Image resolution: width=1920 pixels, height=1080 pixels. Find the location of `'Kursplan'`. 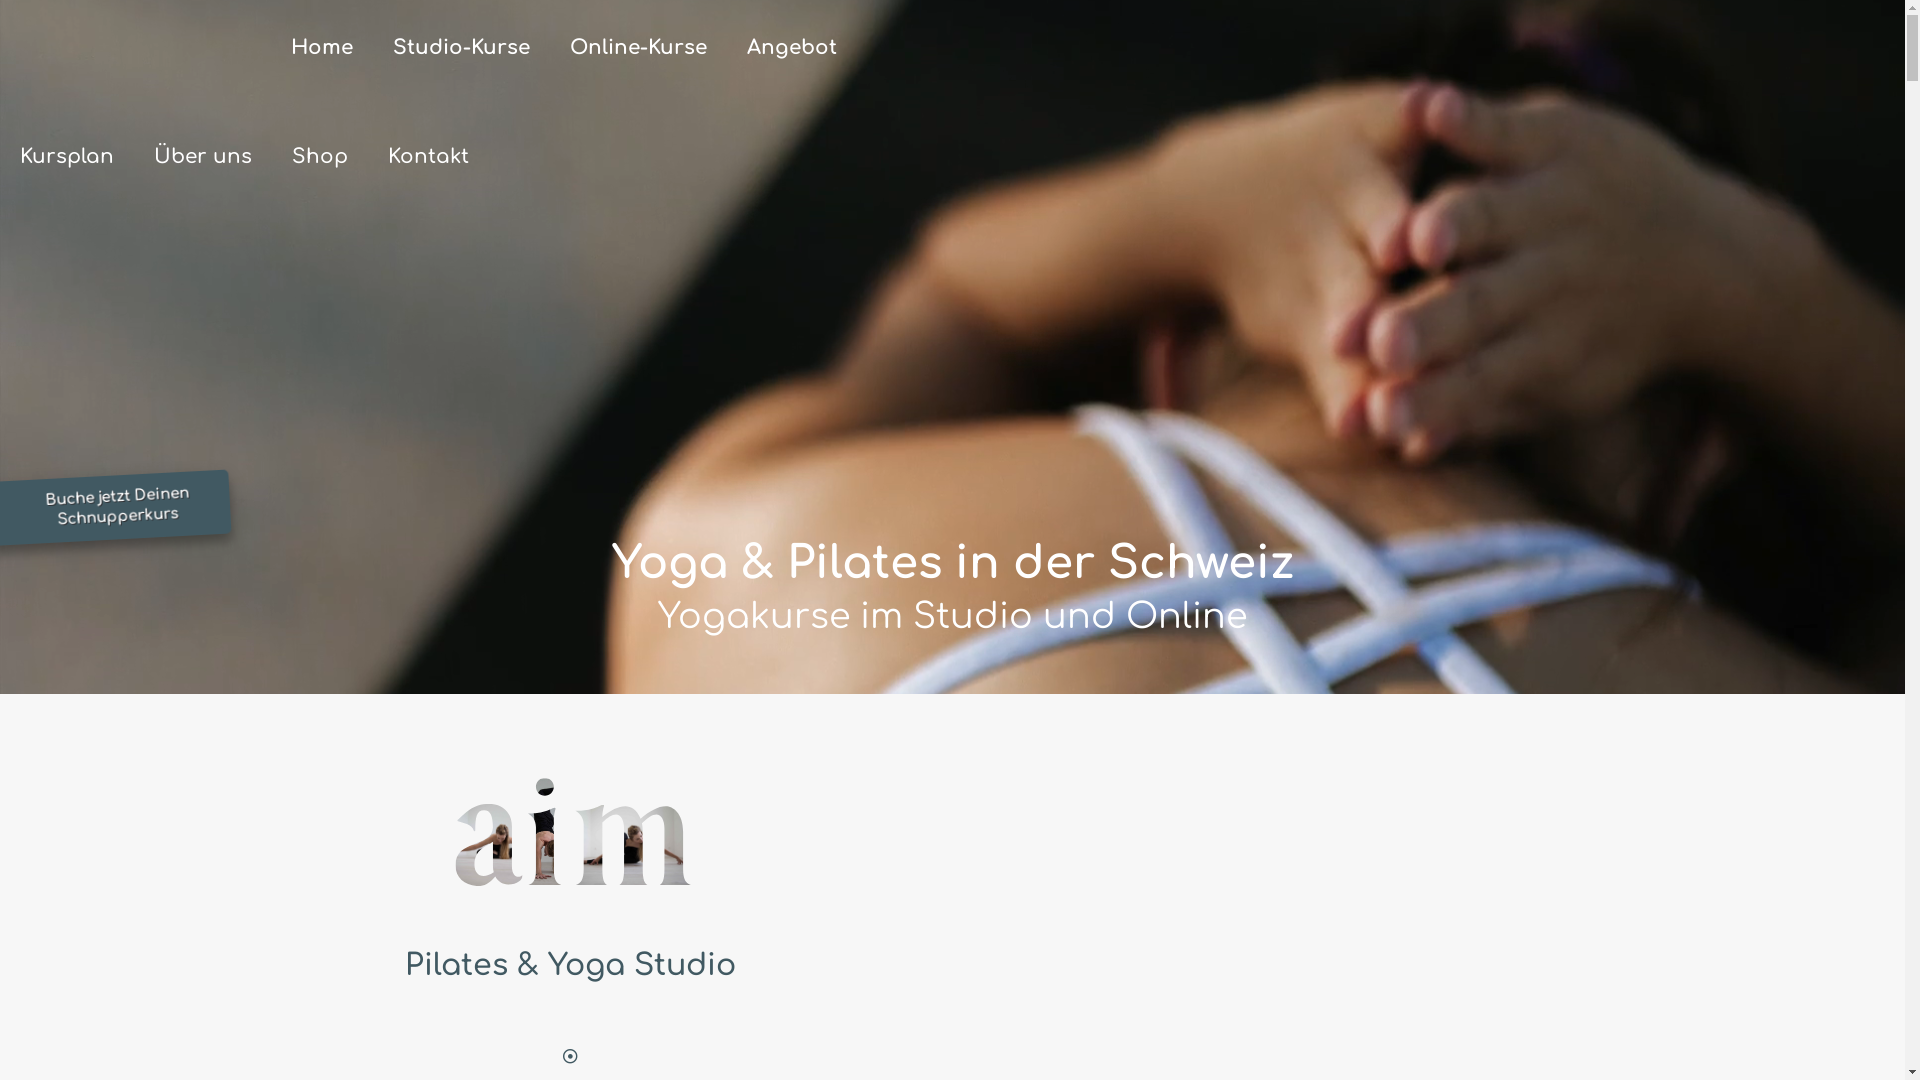

'Kursplan' is located at coordinates (67, 156).